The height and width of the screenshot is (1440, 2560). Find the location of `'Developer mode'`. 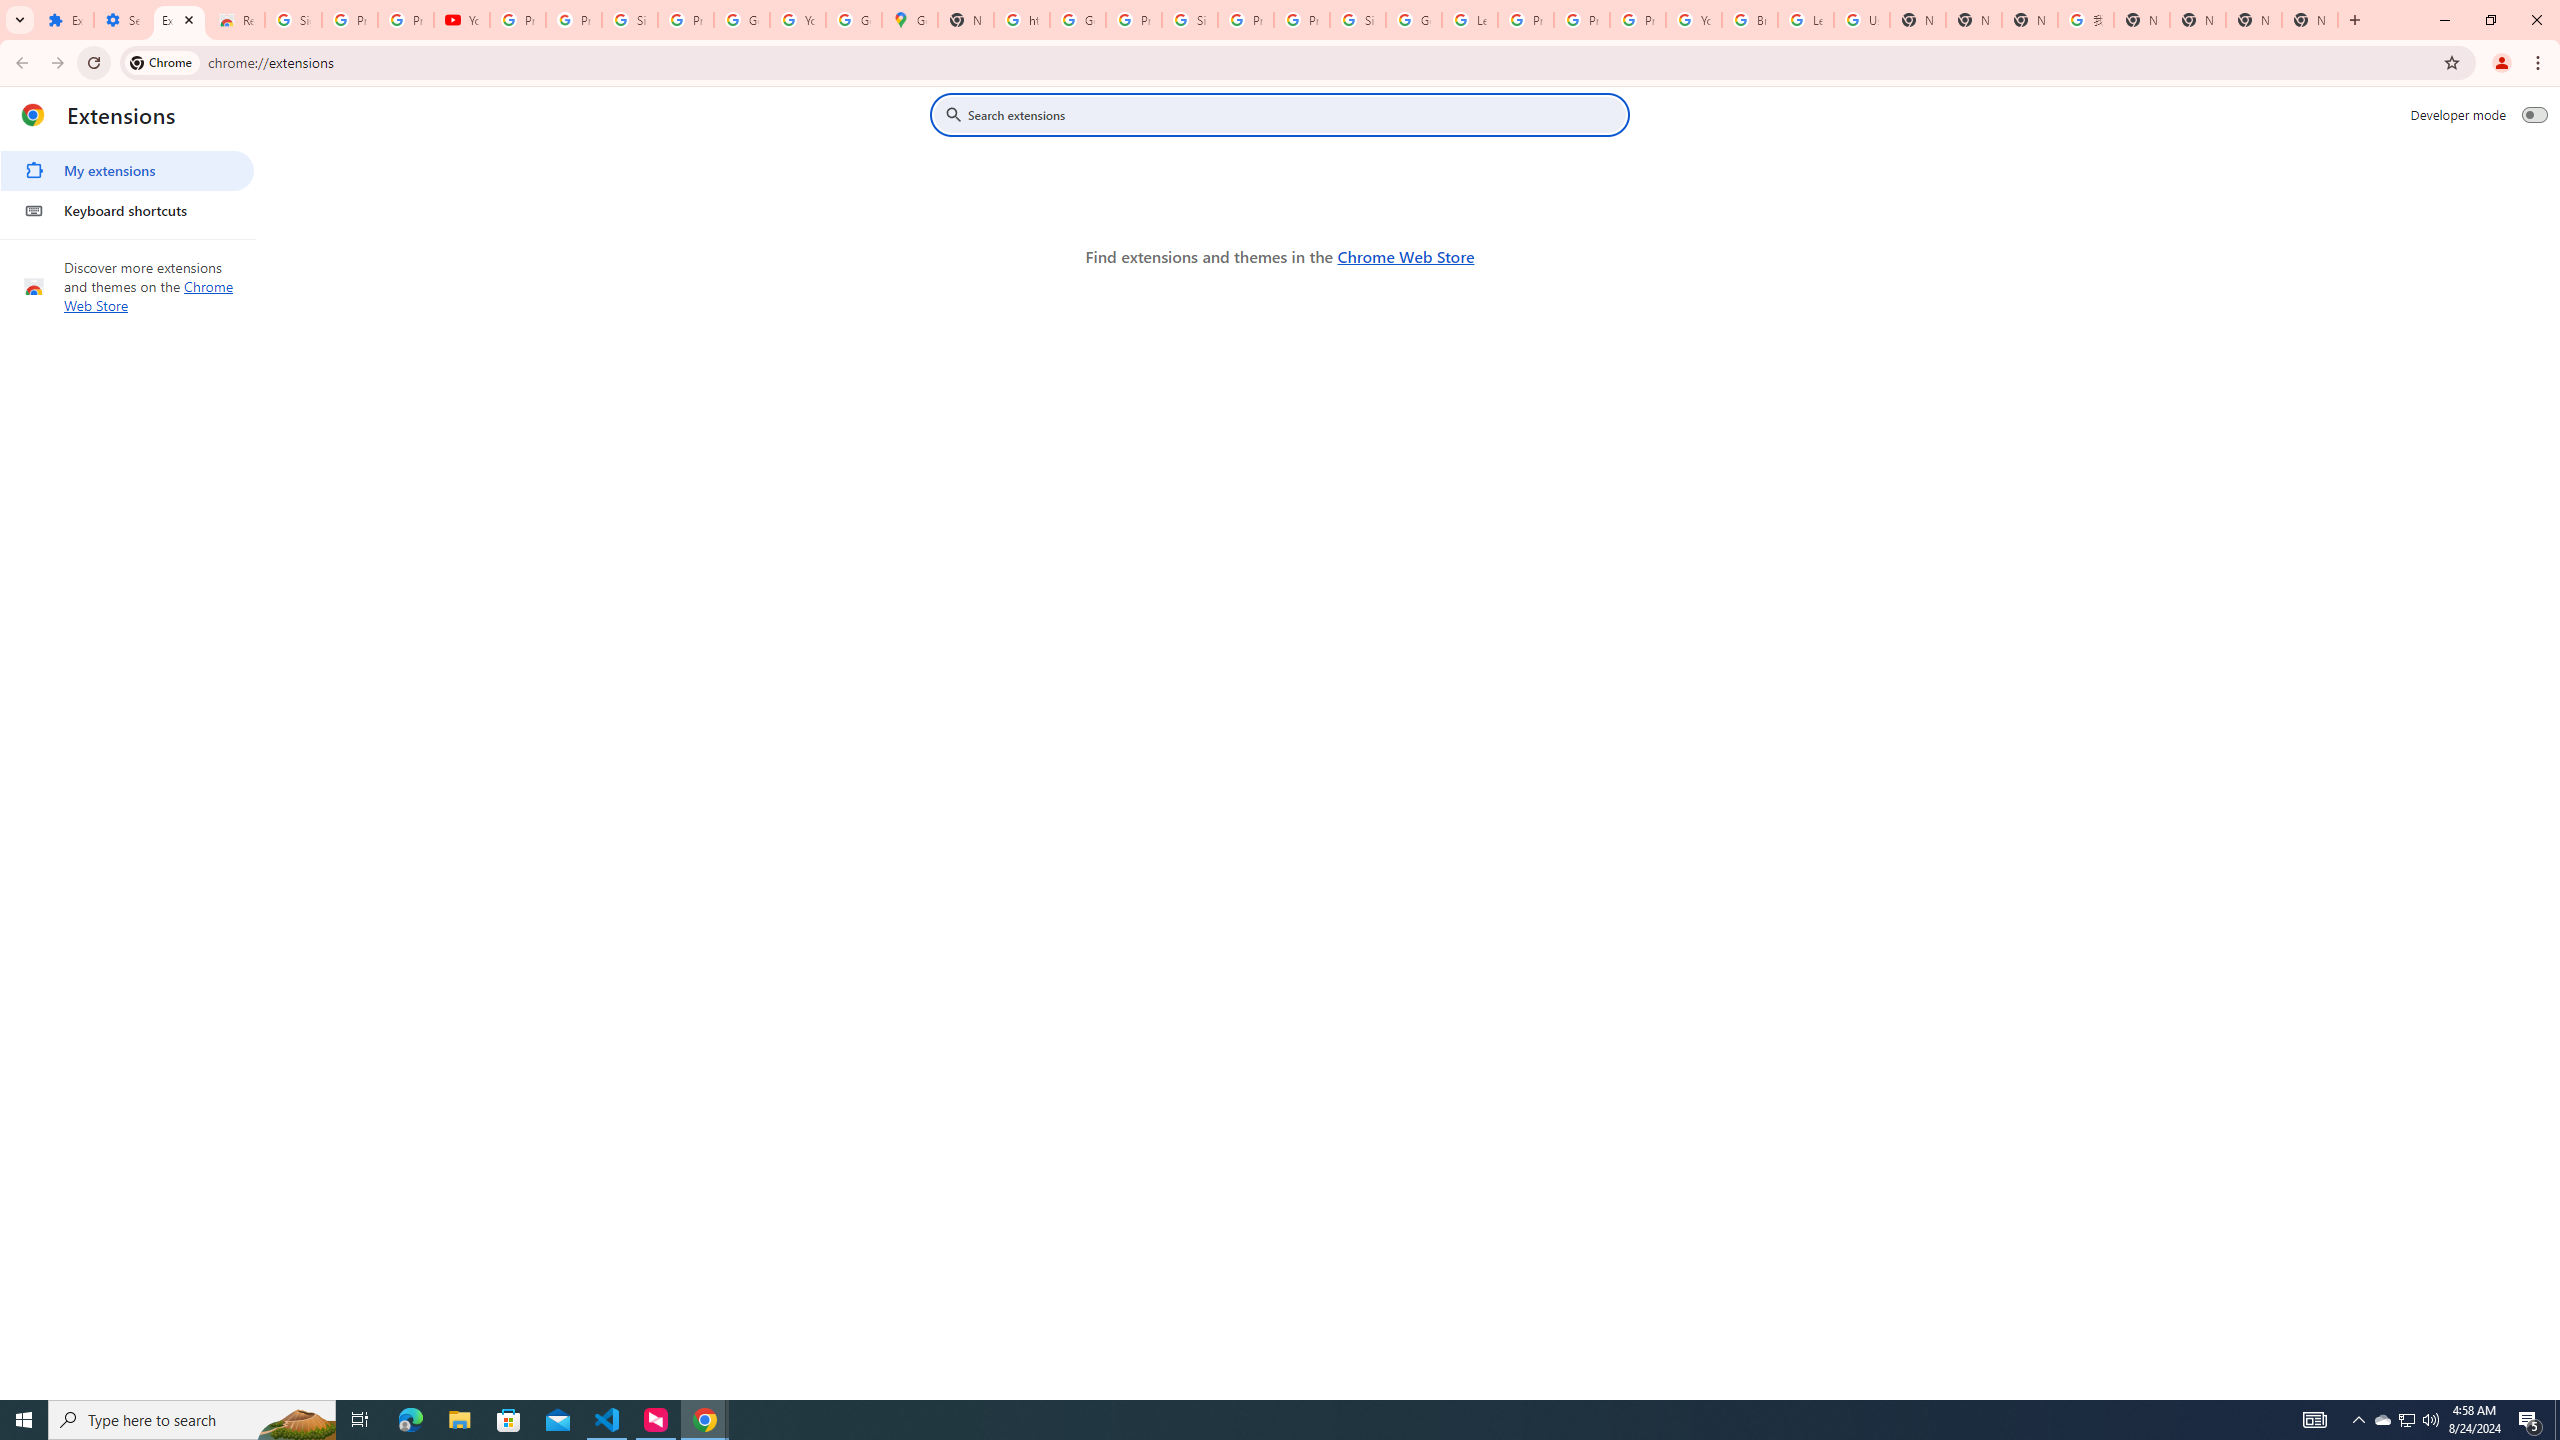

'Developer mode' is located at coordinates (2535, 114).